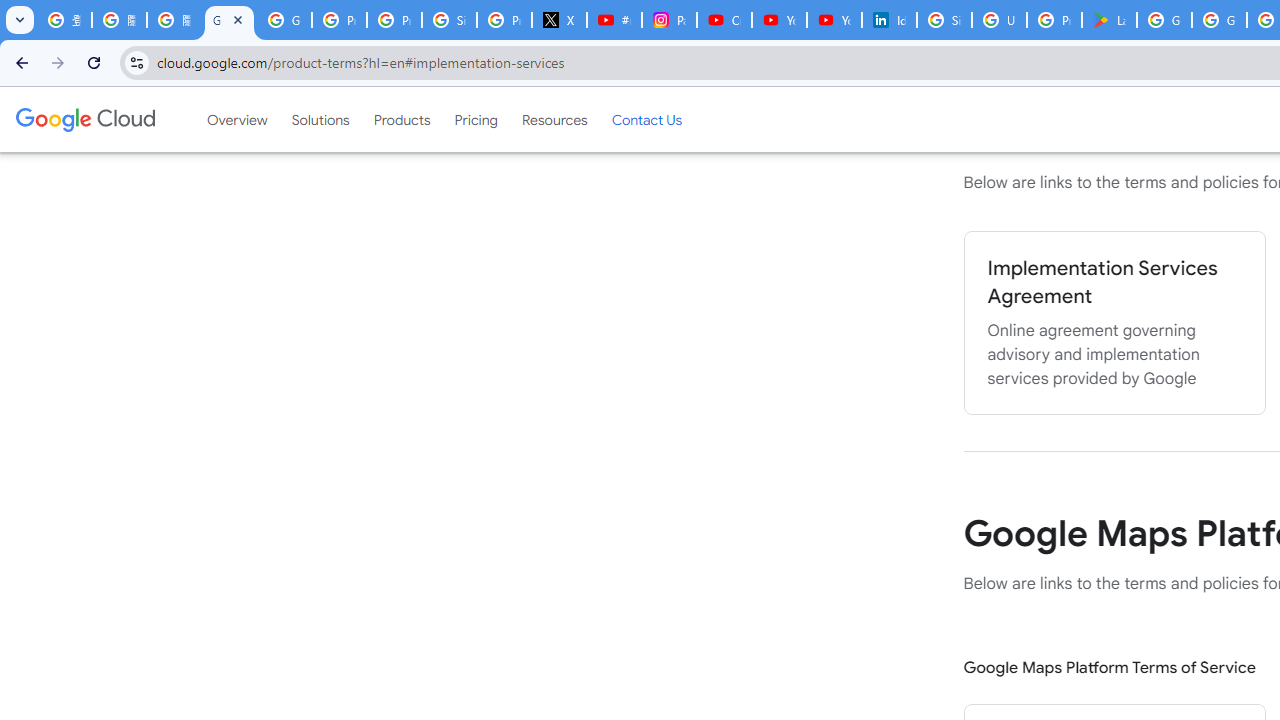 The width and height of the screenshot is (1280, 720). Describe the element at coordinates (647, 119) in the screenshot. I see `'Contact Us'` at that location.